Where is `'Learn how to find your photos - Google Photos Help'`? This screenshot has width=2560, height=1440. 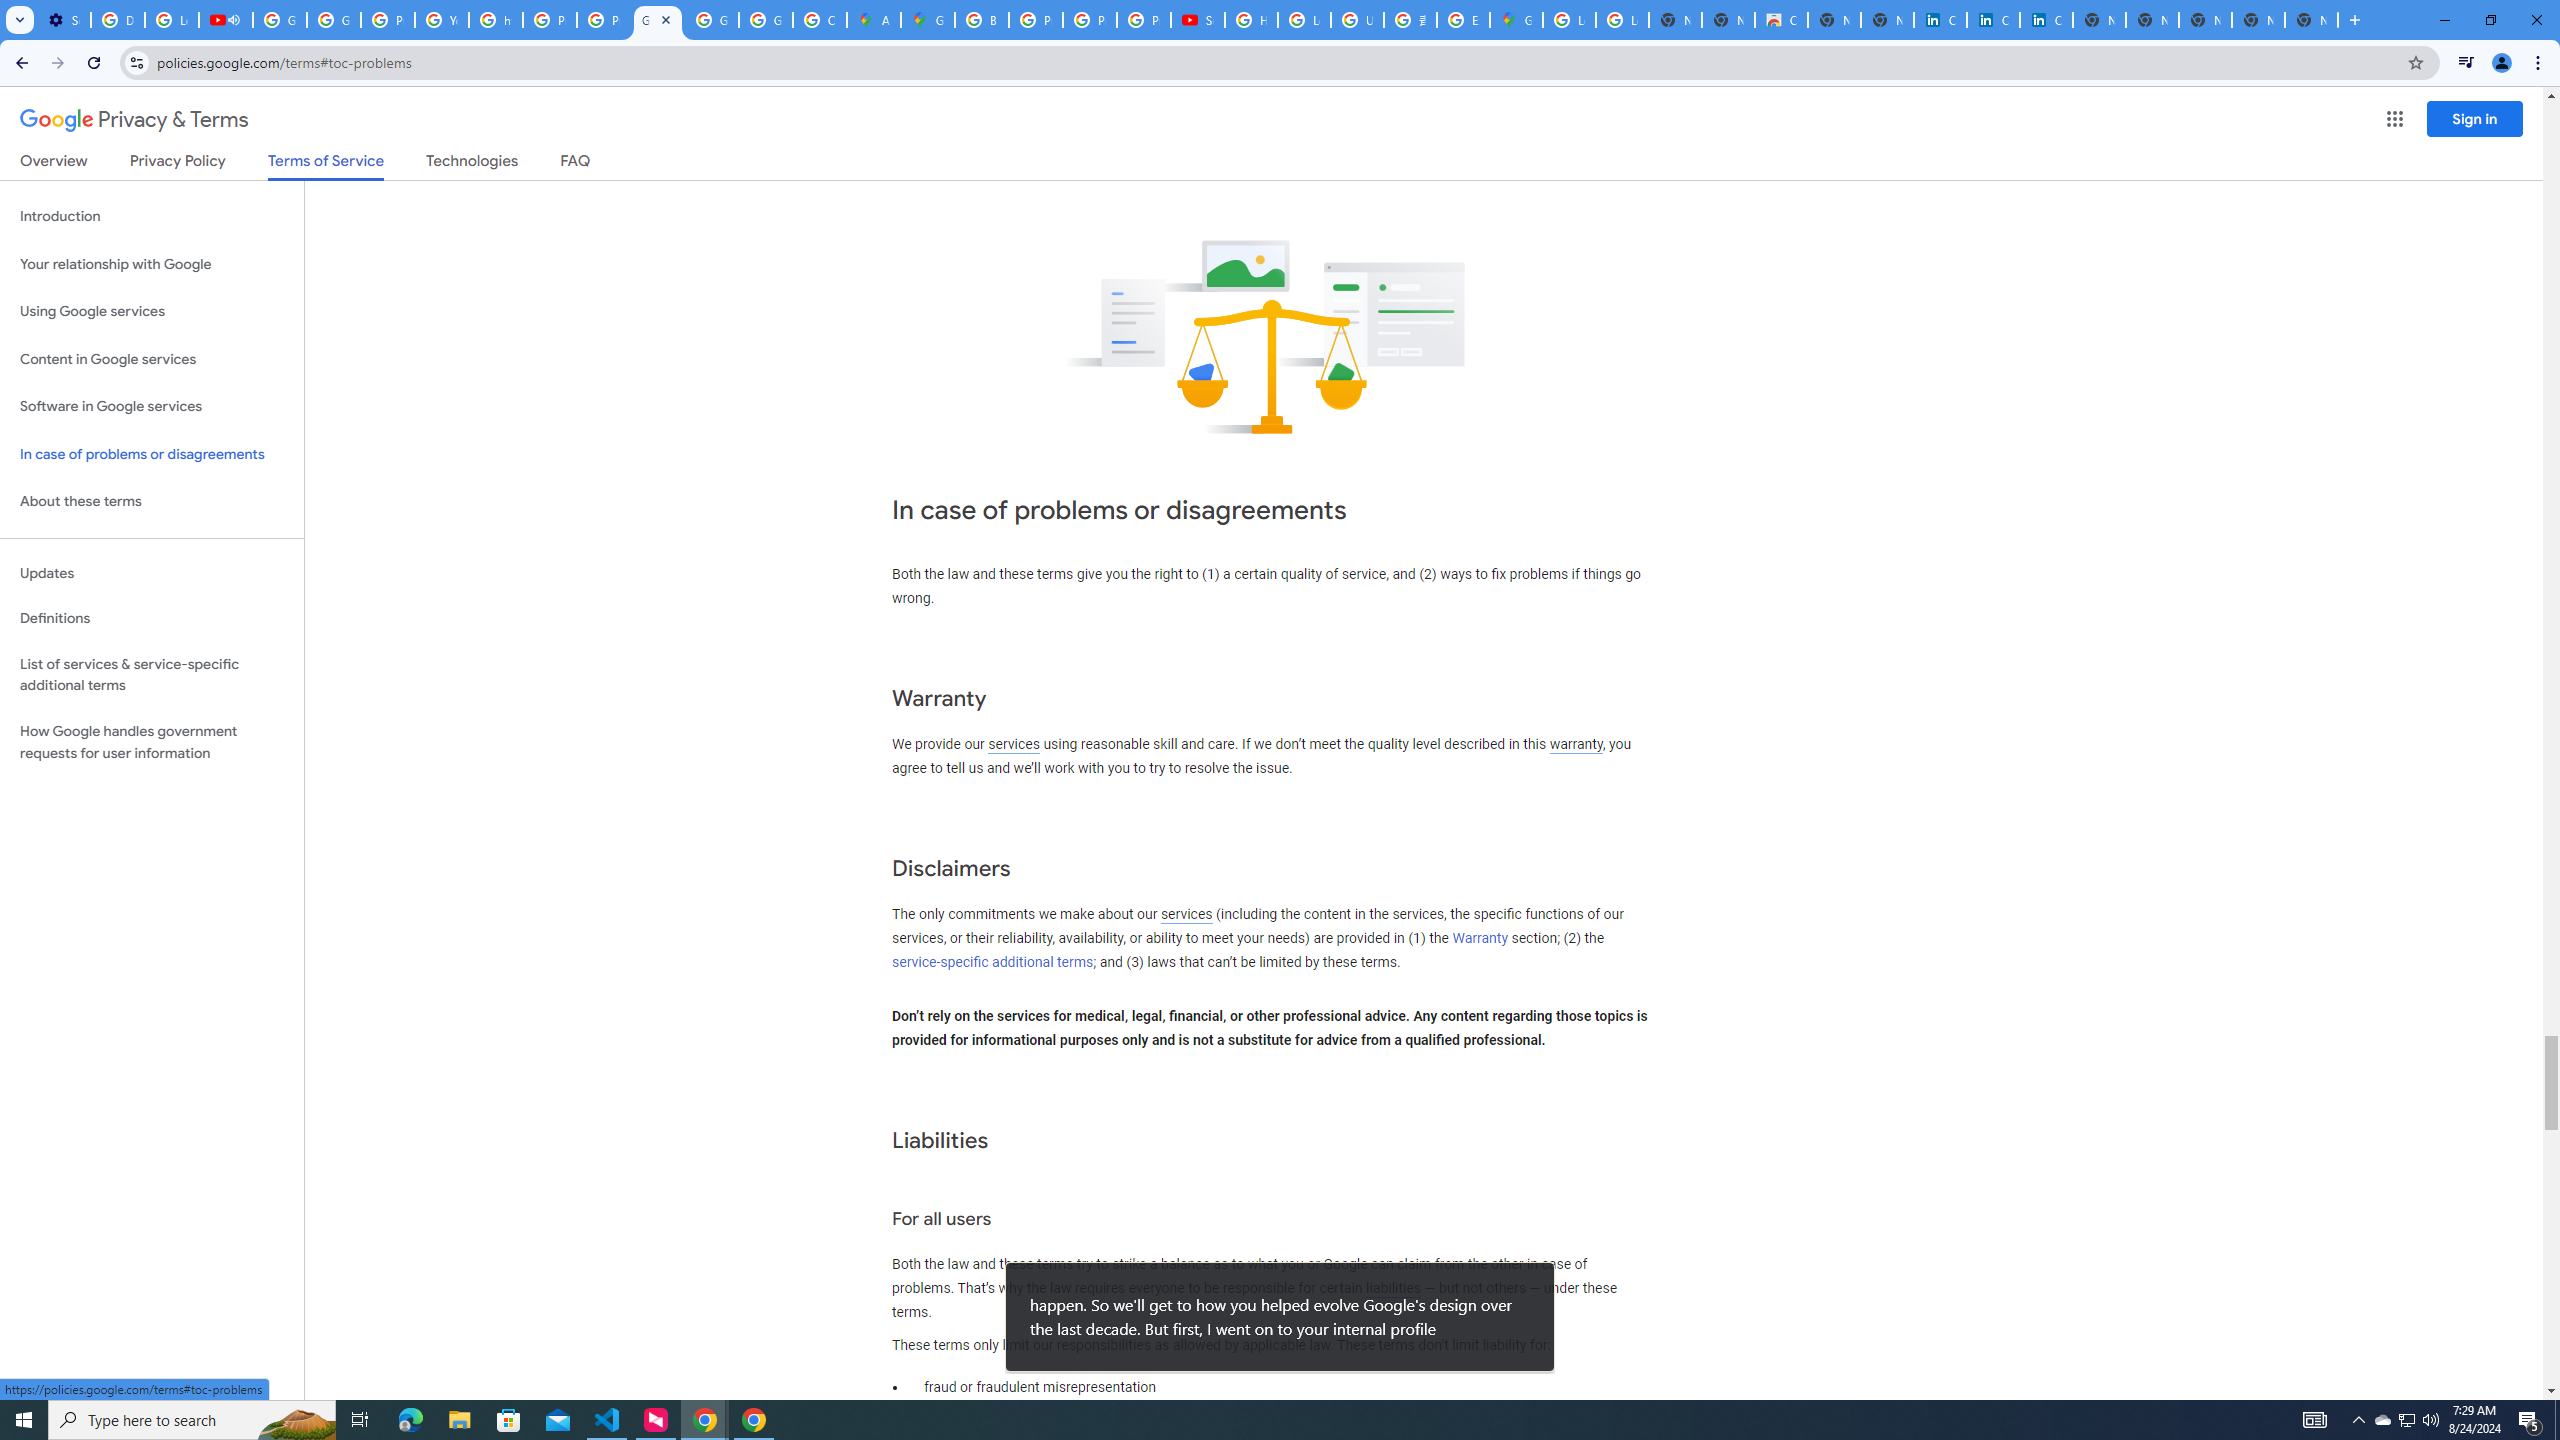
'Learn how to find your photos - Google Photos Help' is located at coordinates (171, 19).